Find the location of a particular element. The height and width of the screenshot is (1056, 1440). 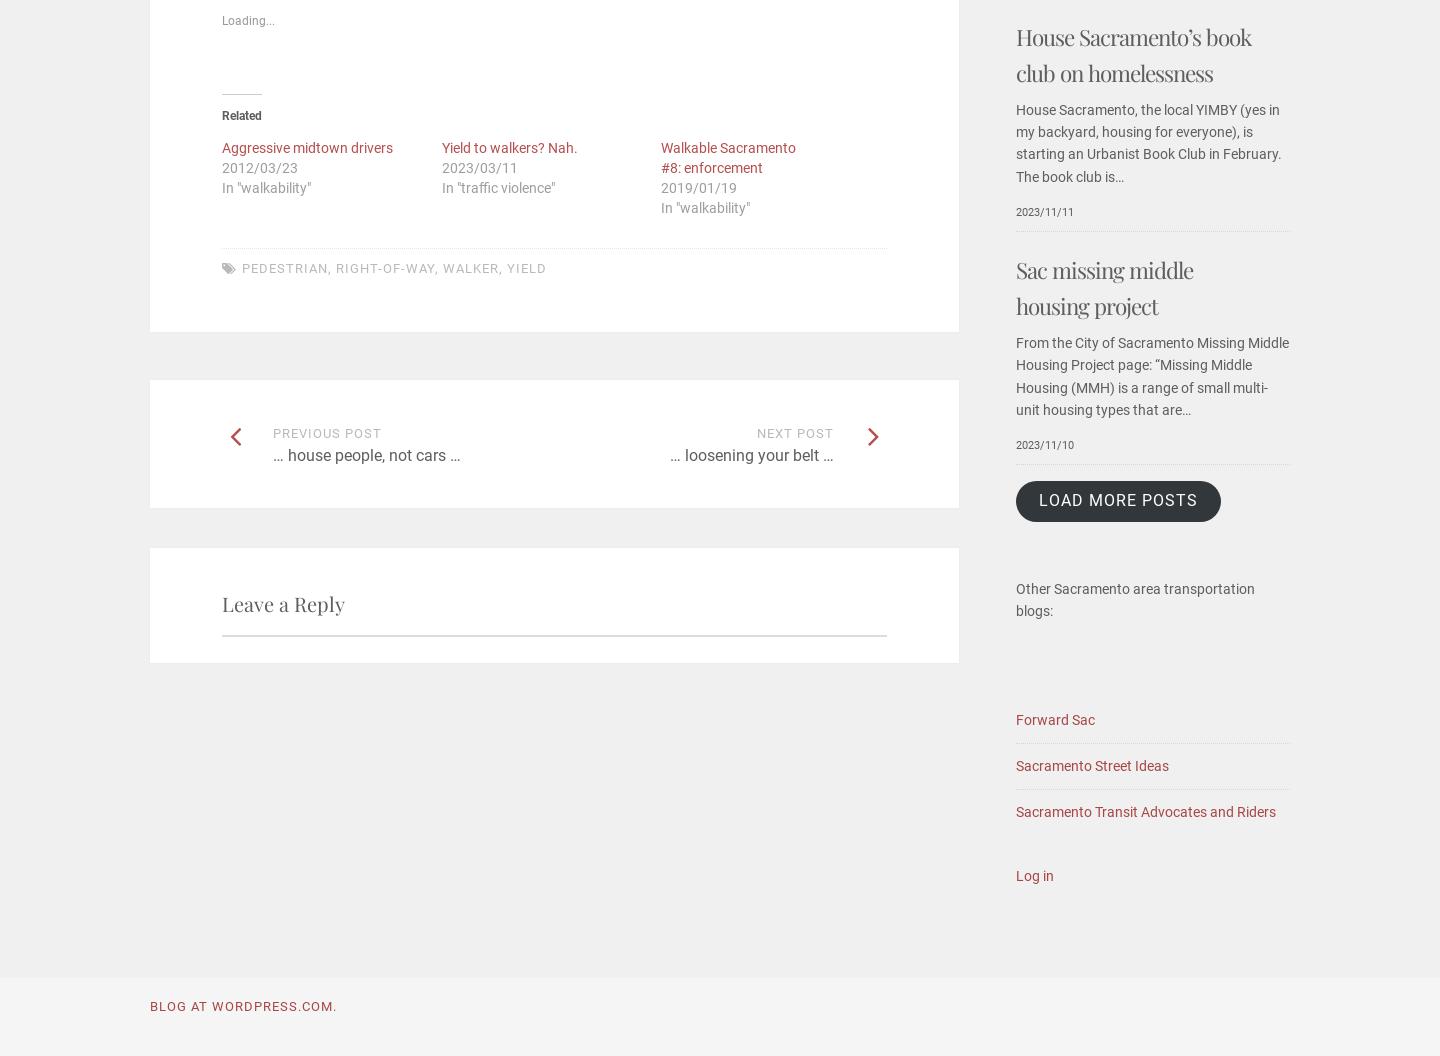

'Forward Sac' is located at coordinates (1055, 719).